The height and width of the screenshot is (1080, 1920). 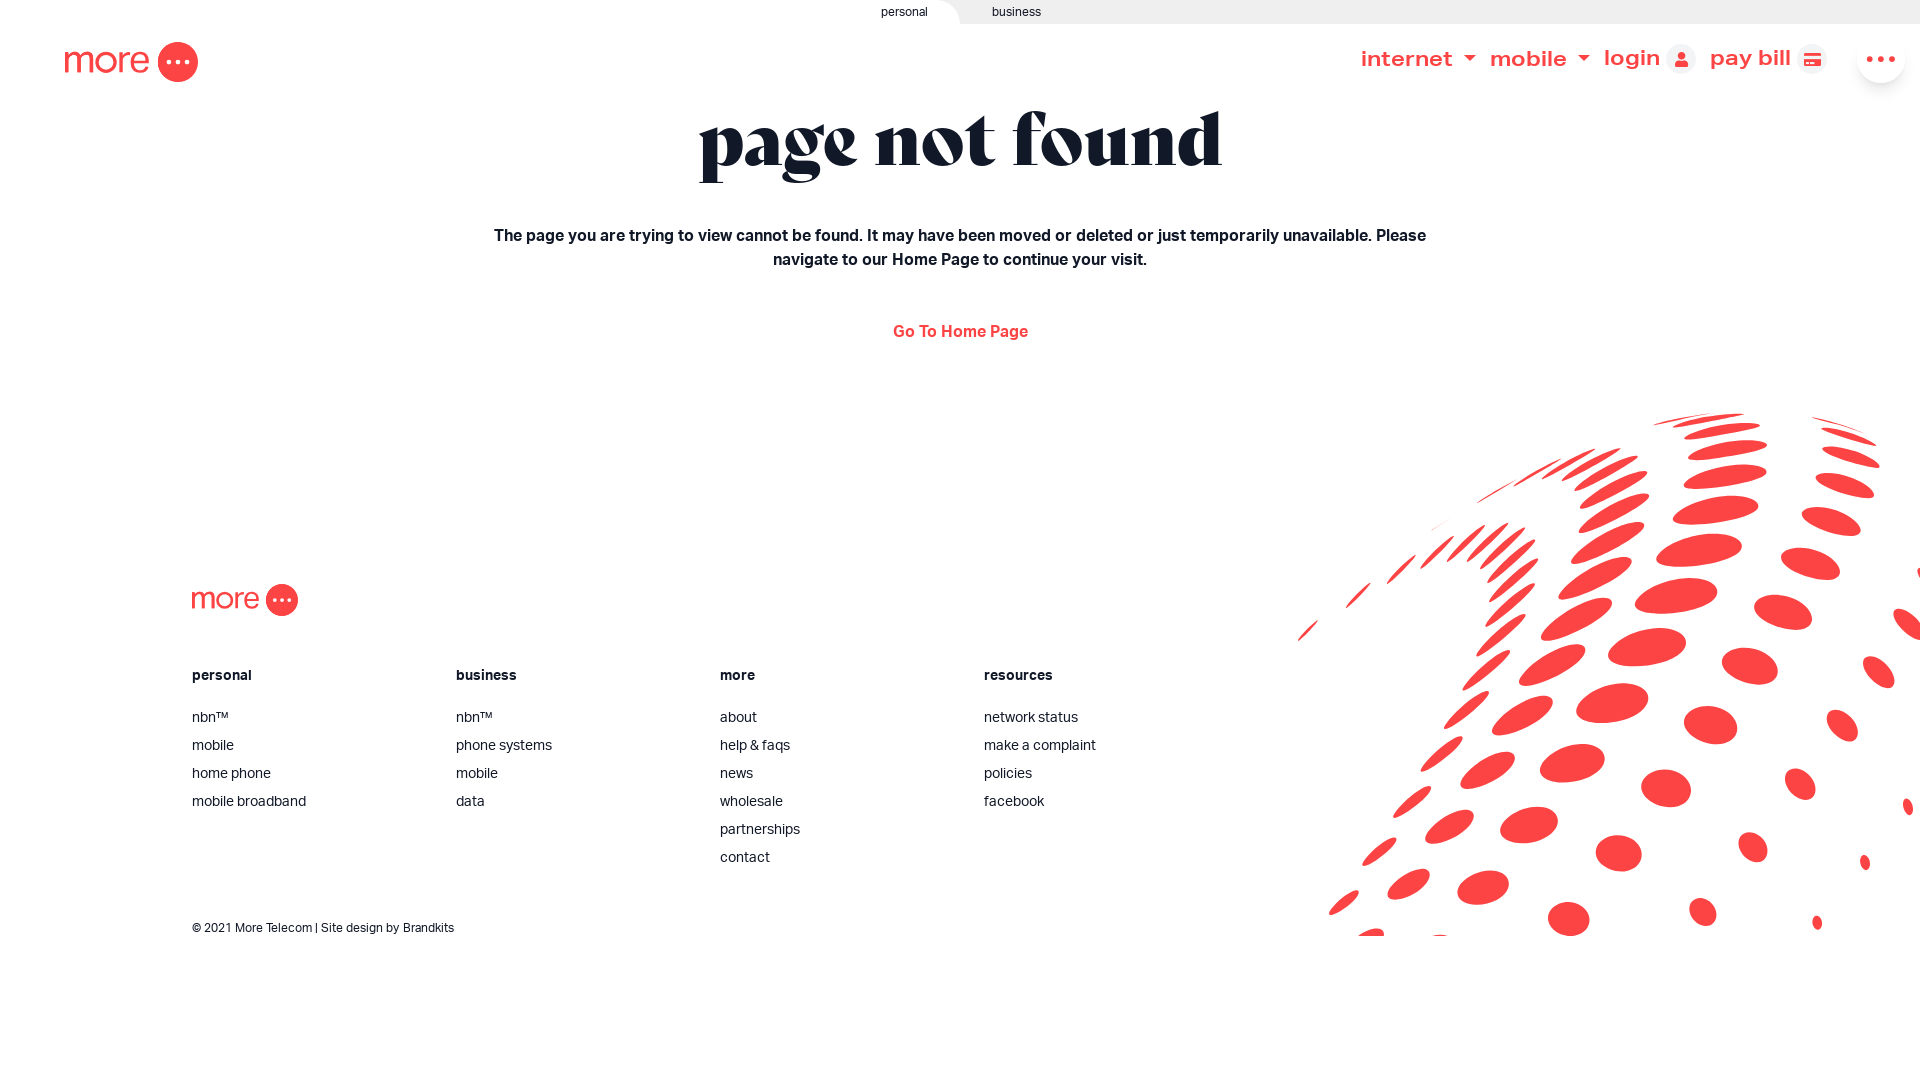 I want to click on 'make a complaint', so click(x=983, y=745).